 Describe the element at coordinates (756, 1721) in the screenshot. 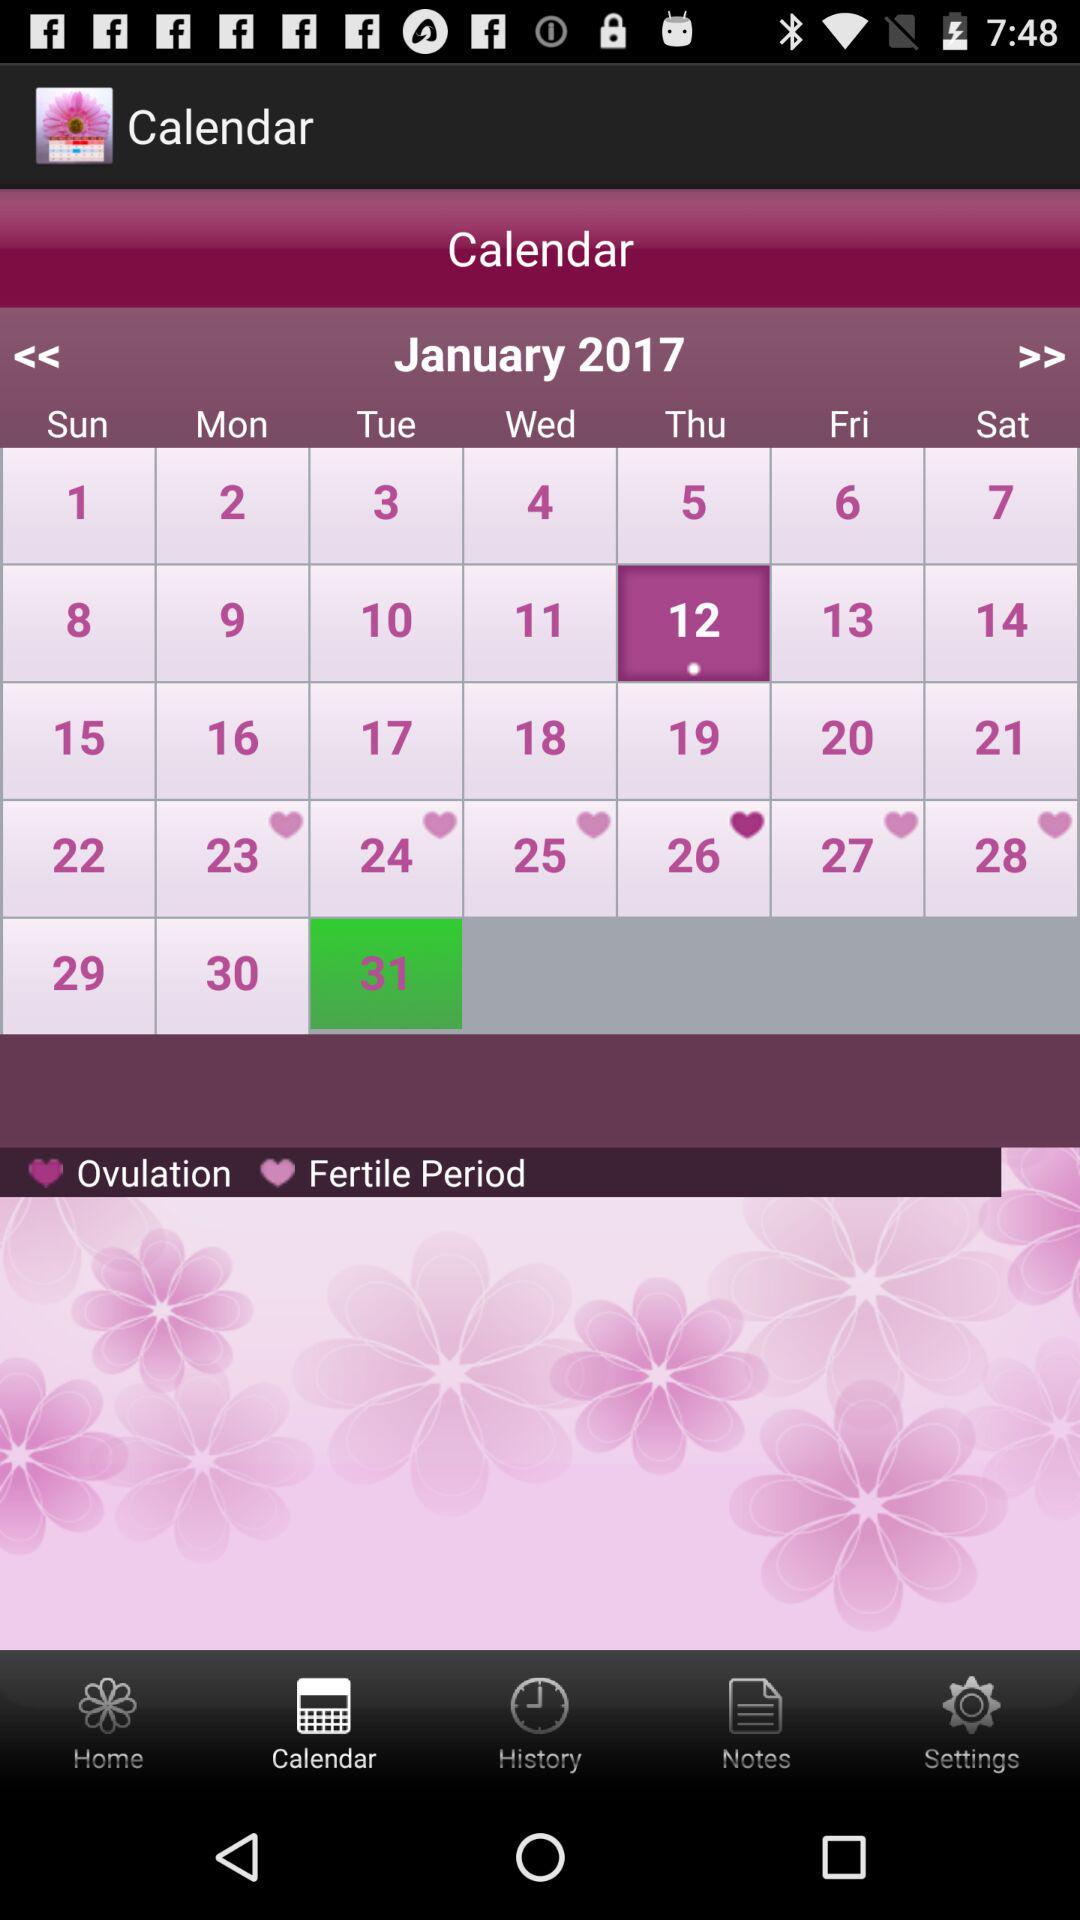

I see `the notes symbols` at that location.